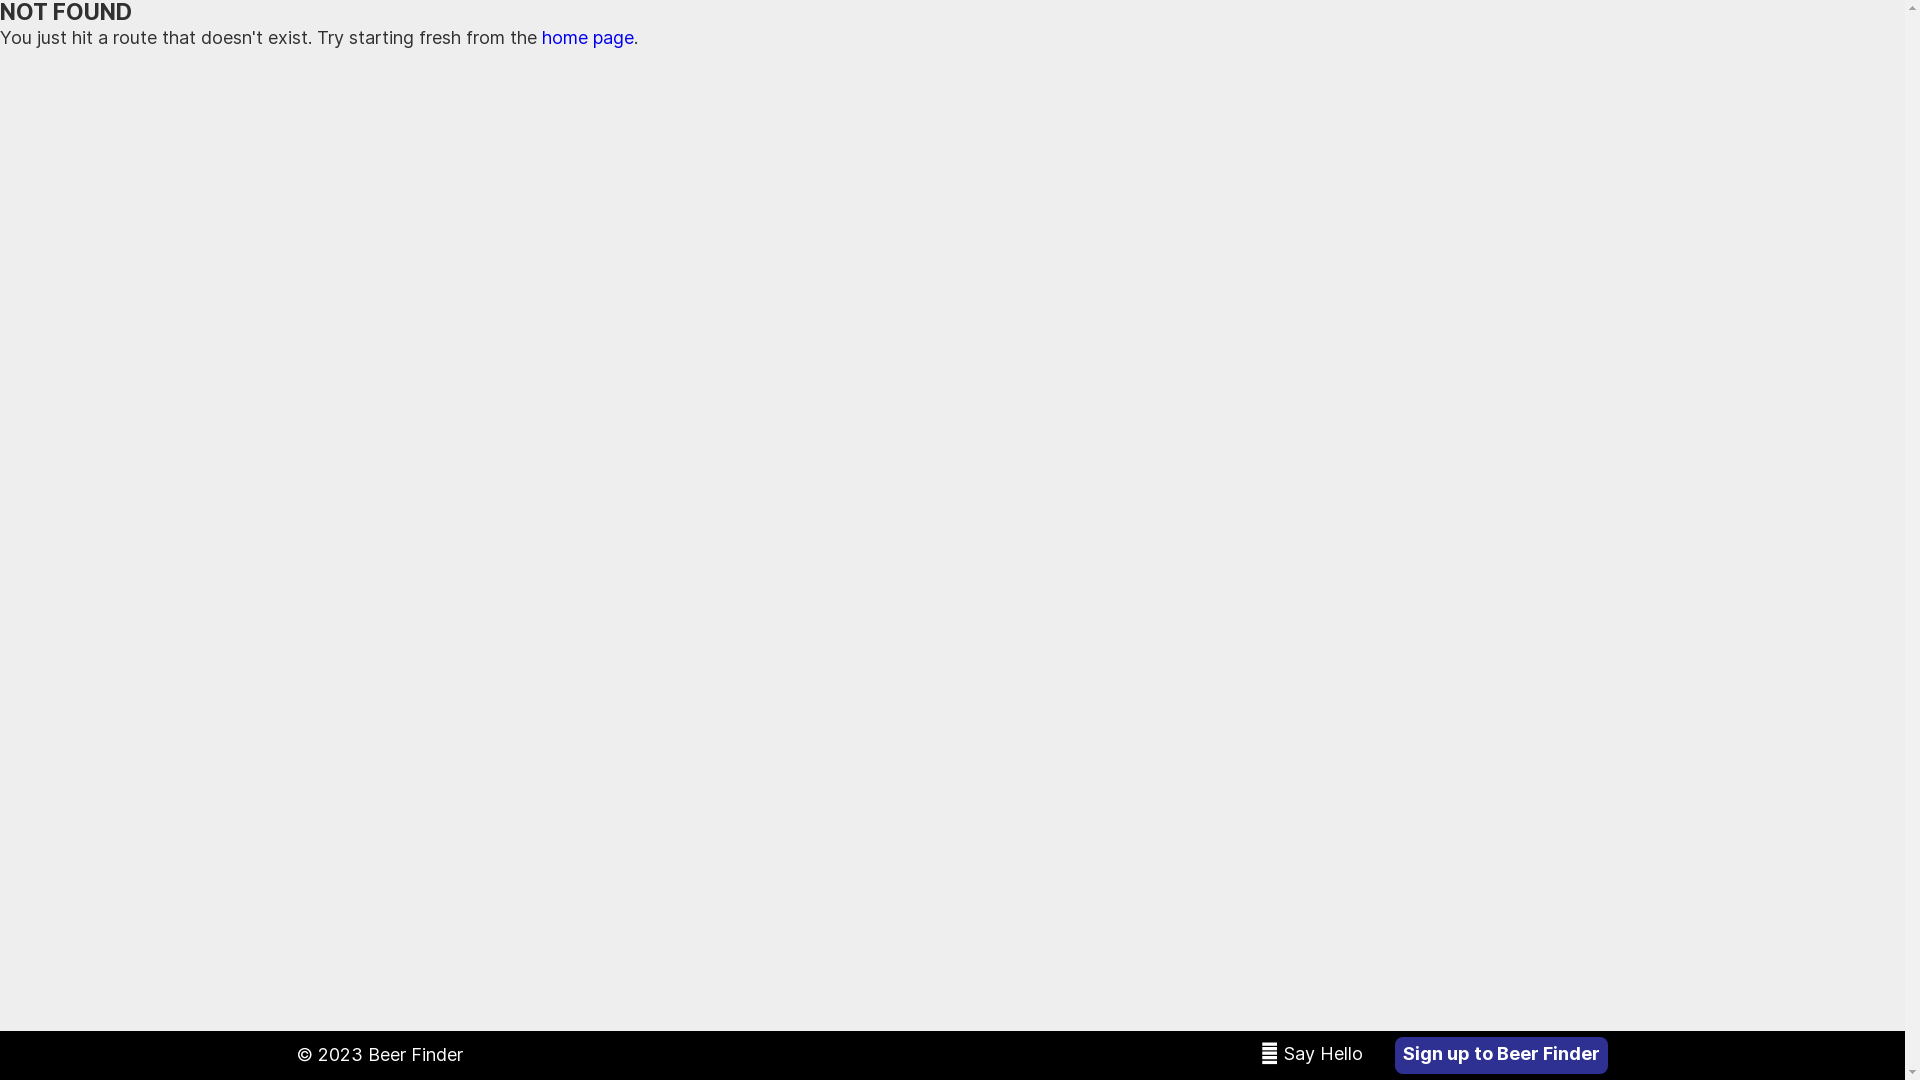 The image size is (1920, 1080). What do you see at coordinates (1501, 1054) in the screenshot?
I see `'Sign up to Beer Finder'` at bounding box center [1501, 1054].